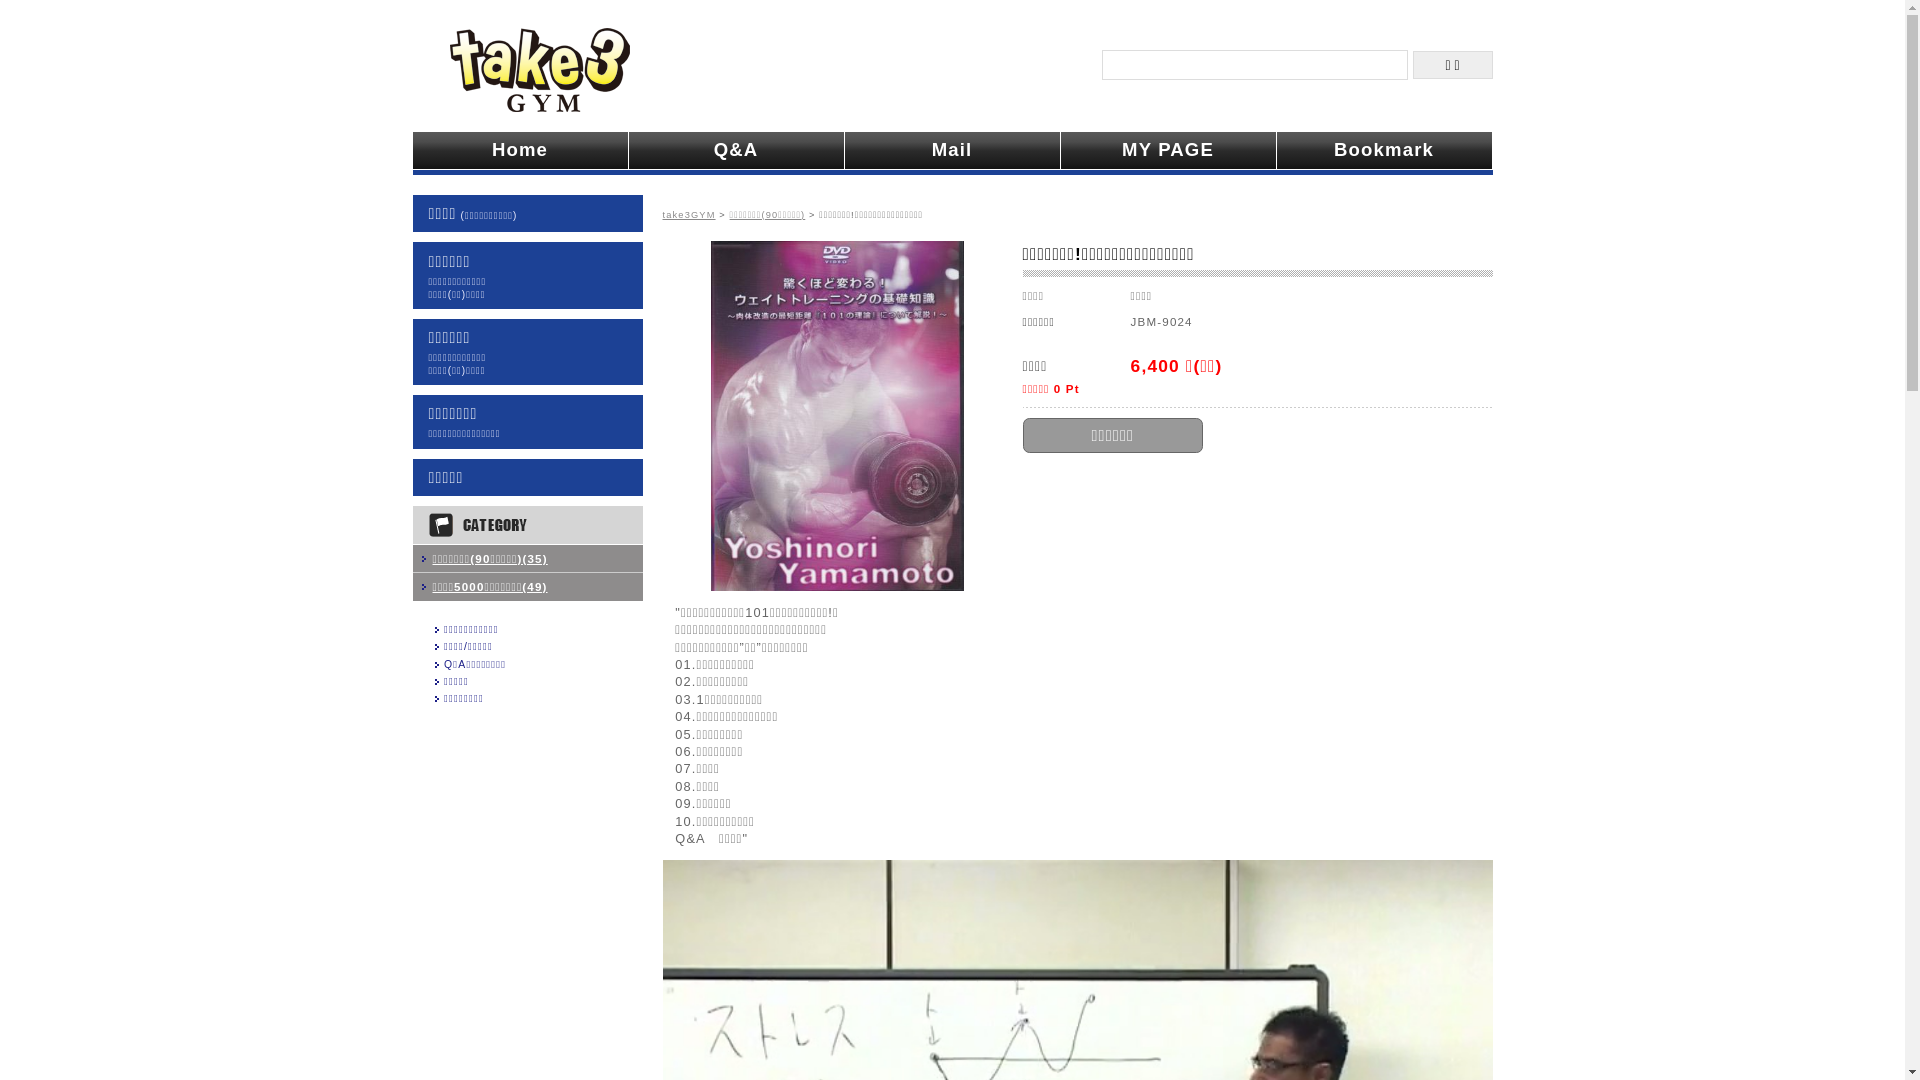 The height and width of the screenshot is (1080, 1920). Describe the element at coordinates (1167, 149) in the screenshot. I see `'MY PAGE'` at that location.